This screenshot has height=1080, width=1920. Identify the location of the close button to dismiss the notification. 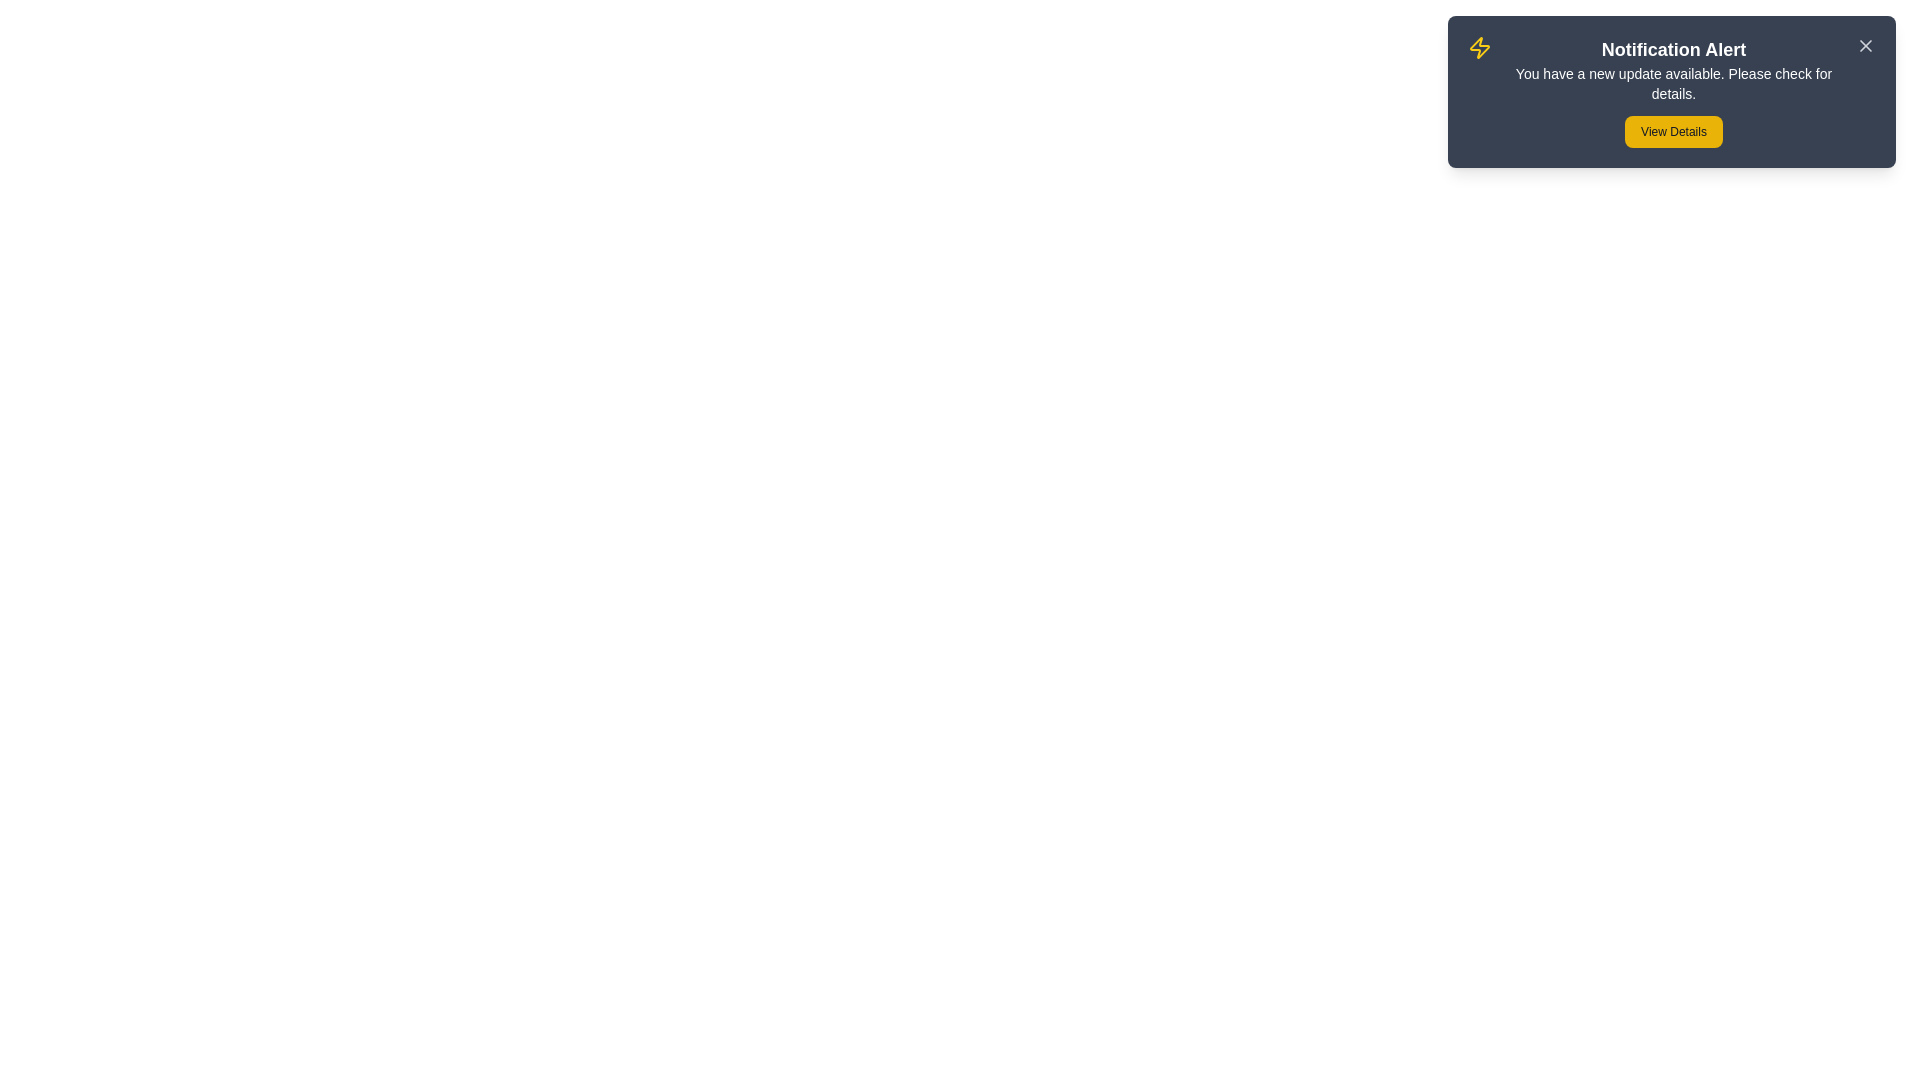
(1865, 45).